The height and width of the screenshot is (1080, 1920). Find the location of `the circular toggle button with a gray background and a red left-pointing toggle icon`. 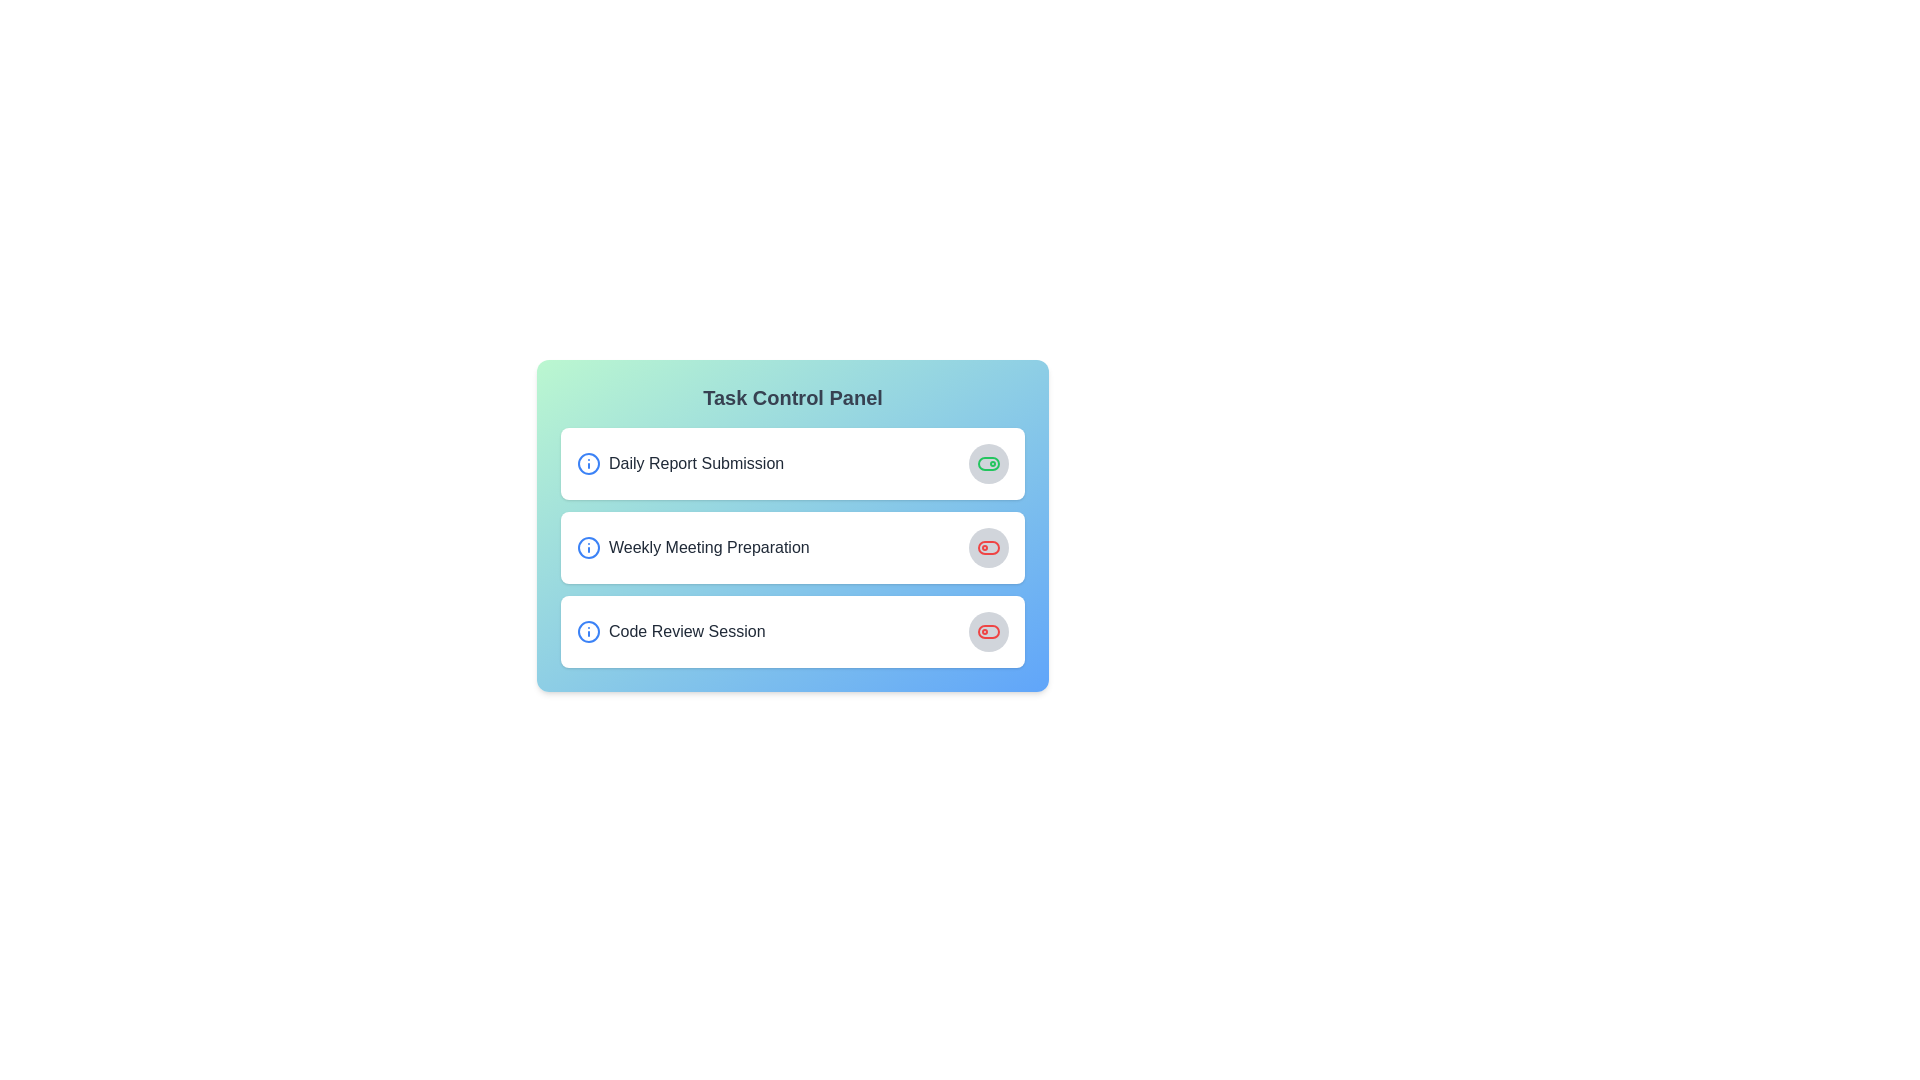

the circular toggle button with a gray background and a red left-pointing toggle icon is located at coordinates (988, 547).